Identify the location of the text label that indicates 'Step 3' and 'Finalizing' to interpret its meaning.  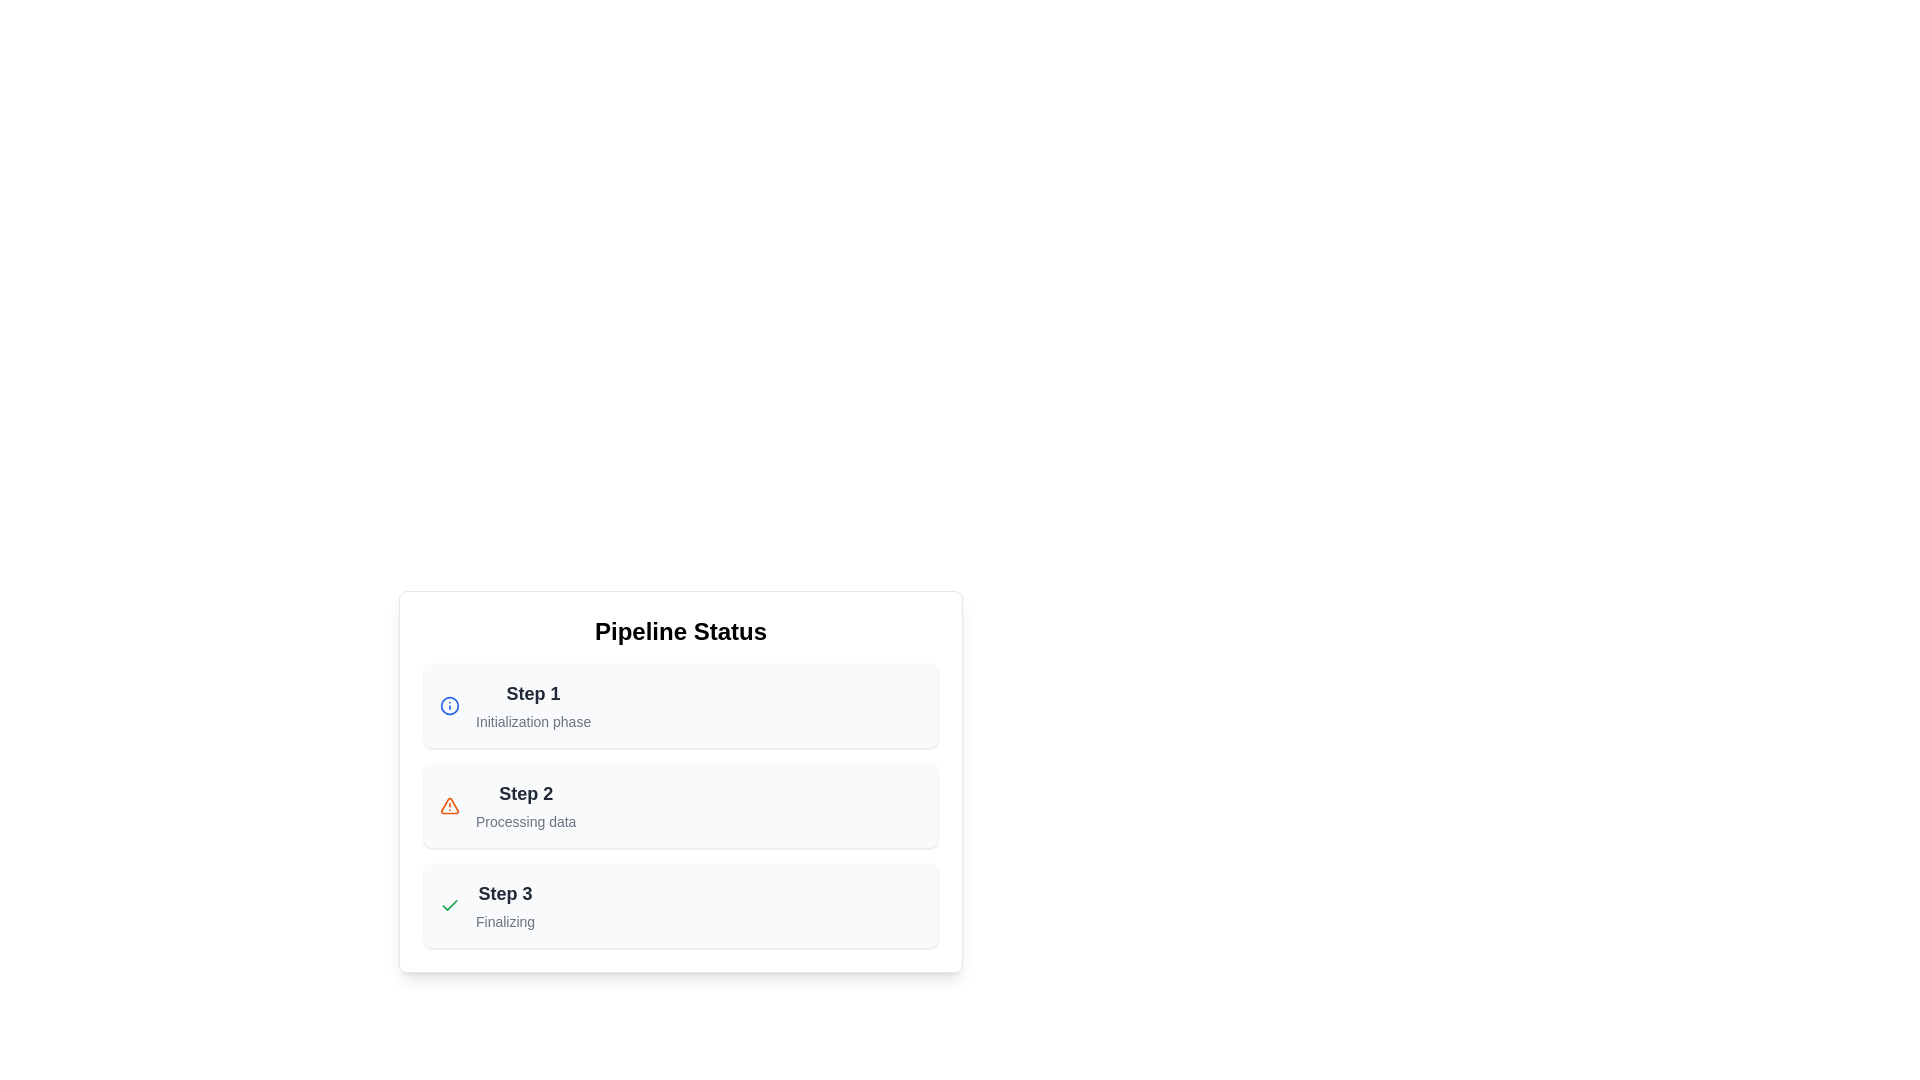
(505, 906).